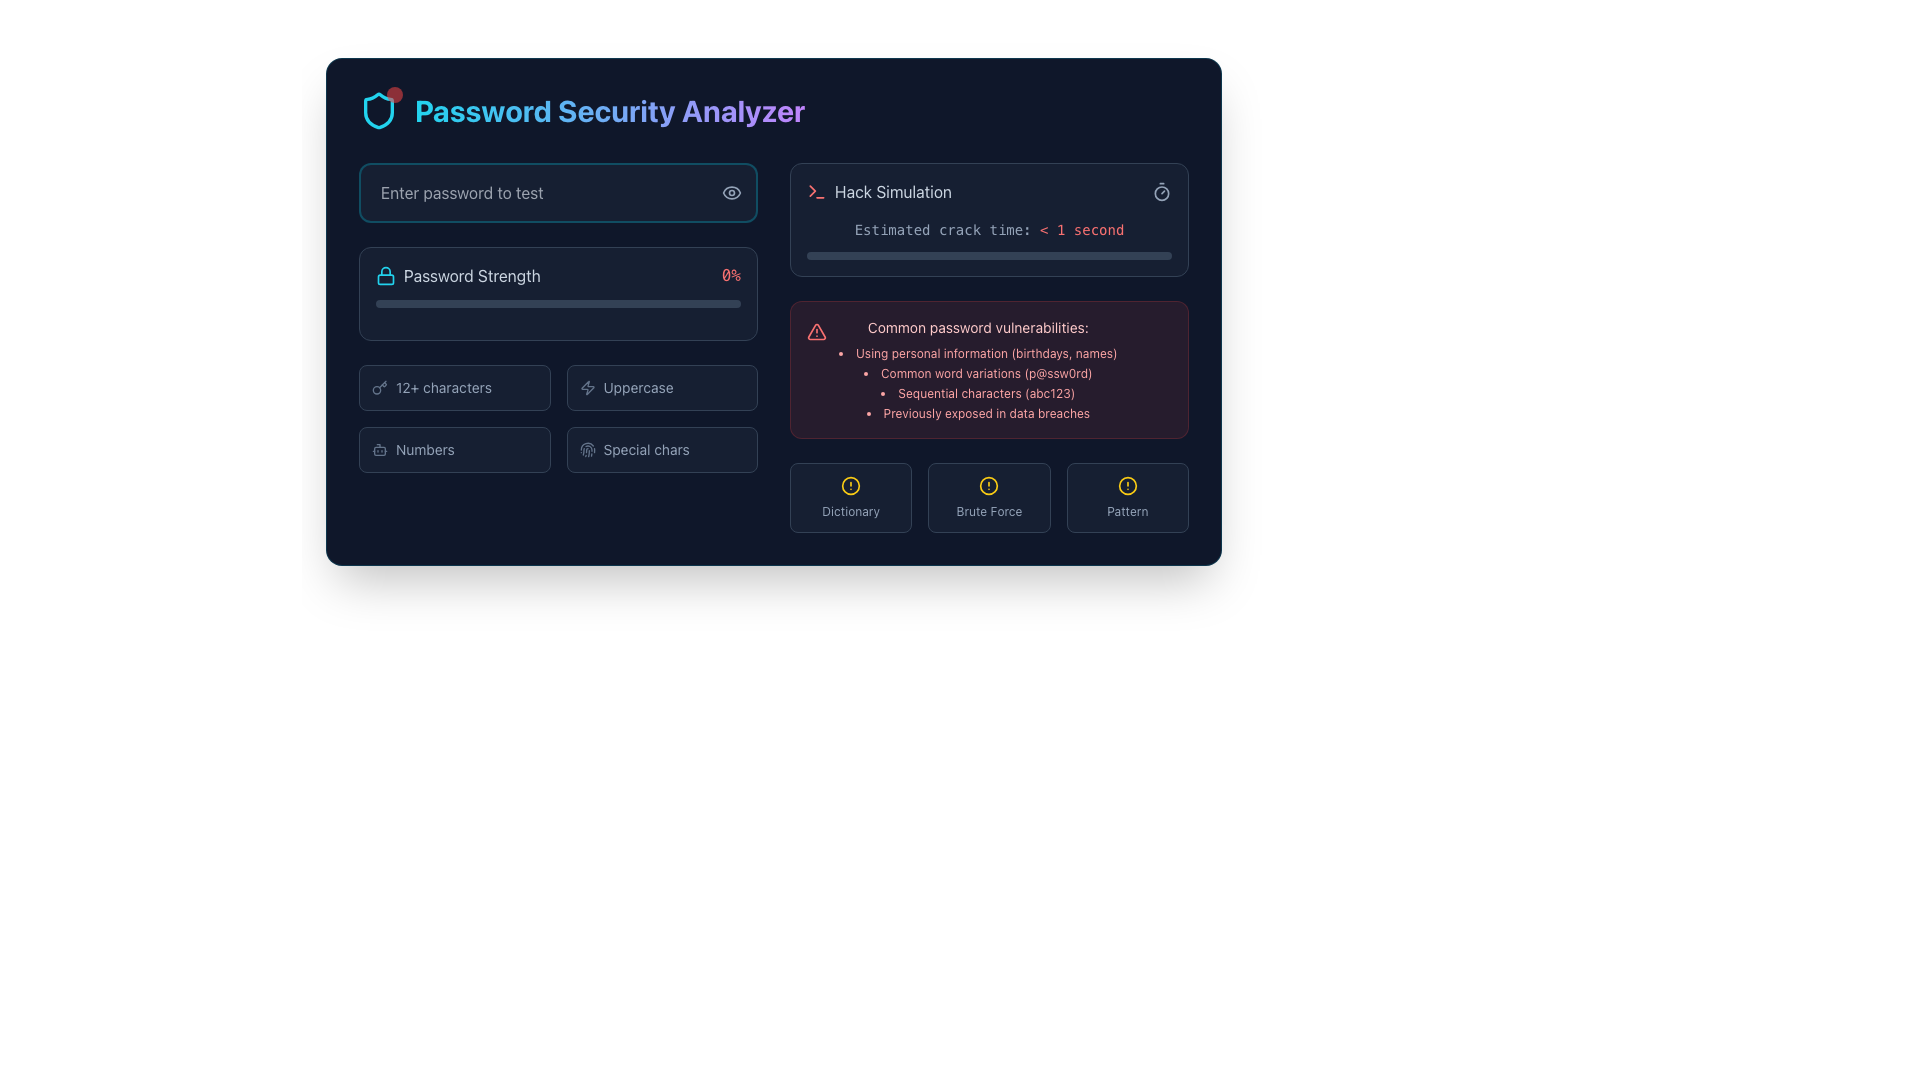 The image size is (1920, 1080). I want to click on the circular icon within the timer SVG icon located at the top-right corner of the 'Hack Simulation' card component, so click(1161, 192).